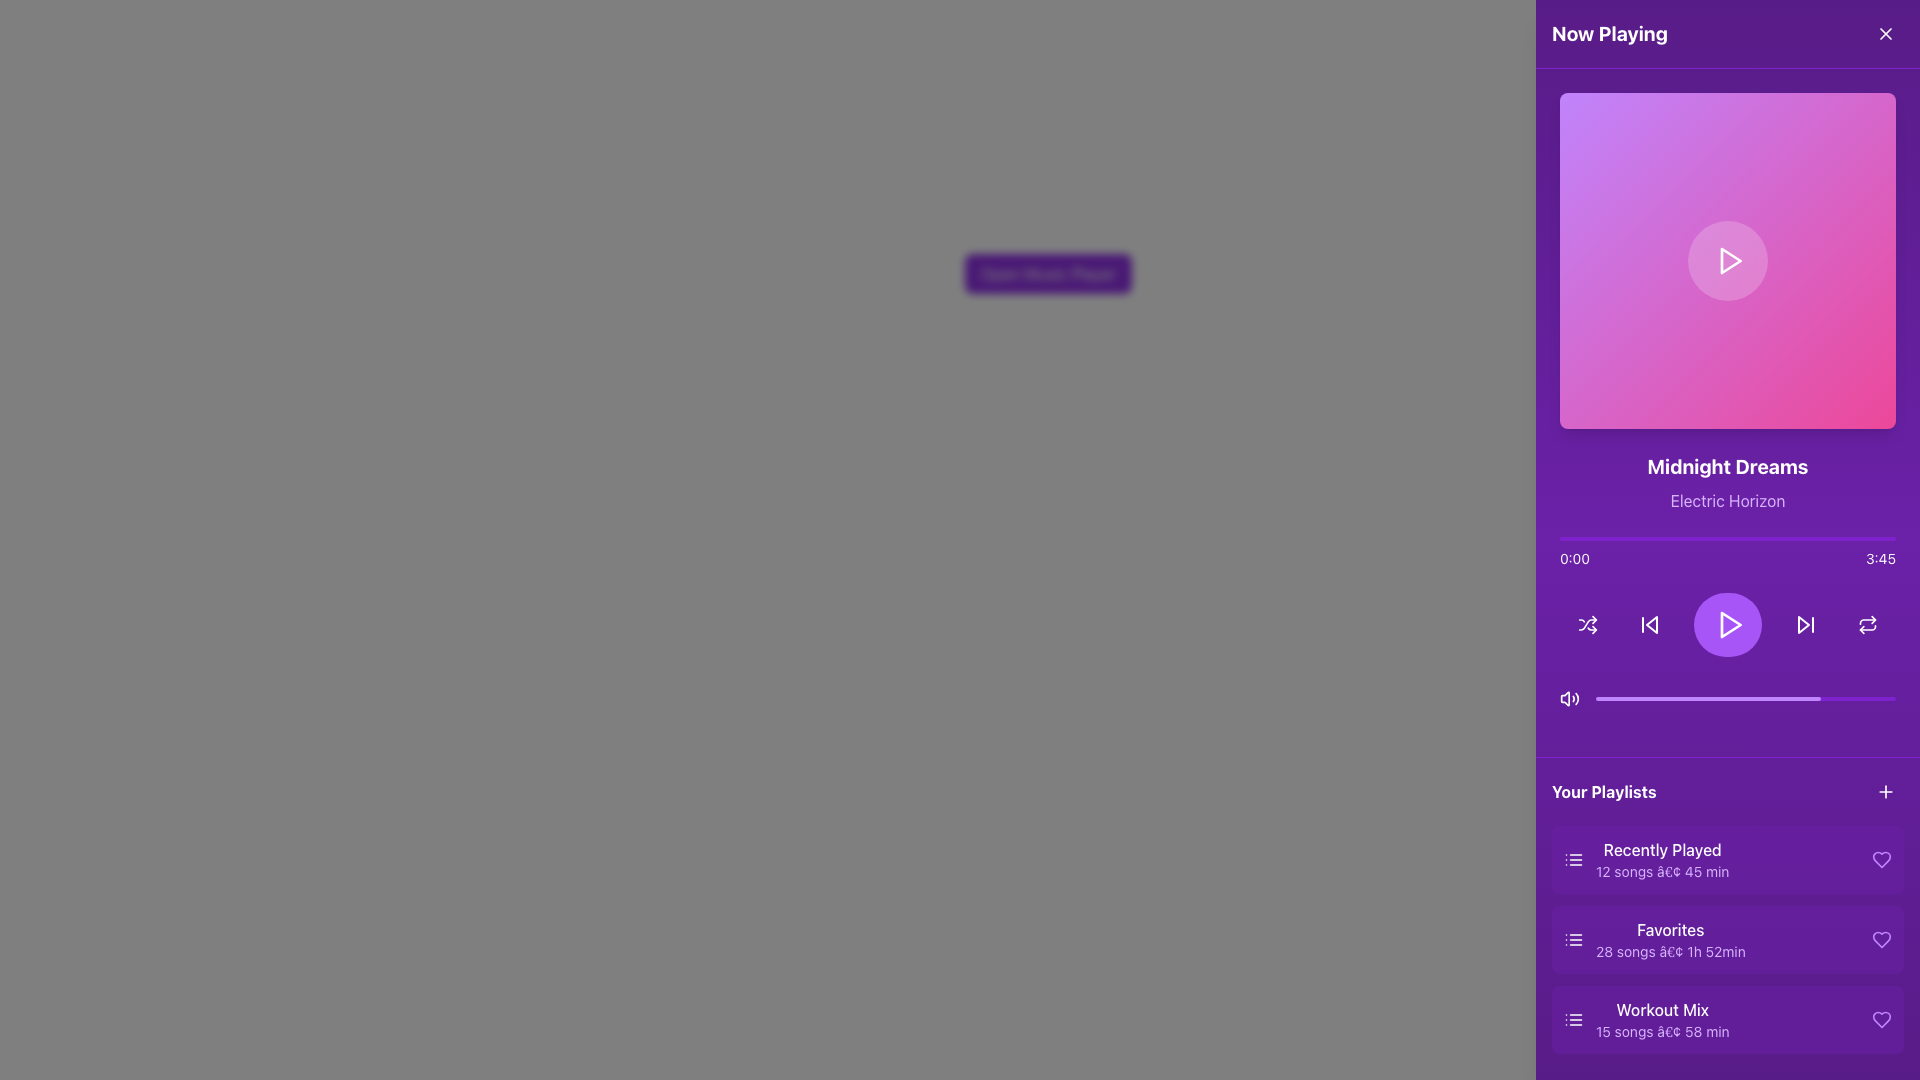 This screenshot has width=1920, height=1080. What do you see at coordinates (1727, 552) in the screenshot?
I see `time labels '0:00' and '3:45' on the purple progress bar located below the title 'Midnight Dreams' and subtitle 'Electric Horizon' within the 'Now Playing' panel` at bounding box center [1727, 552].